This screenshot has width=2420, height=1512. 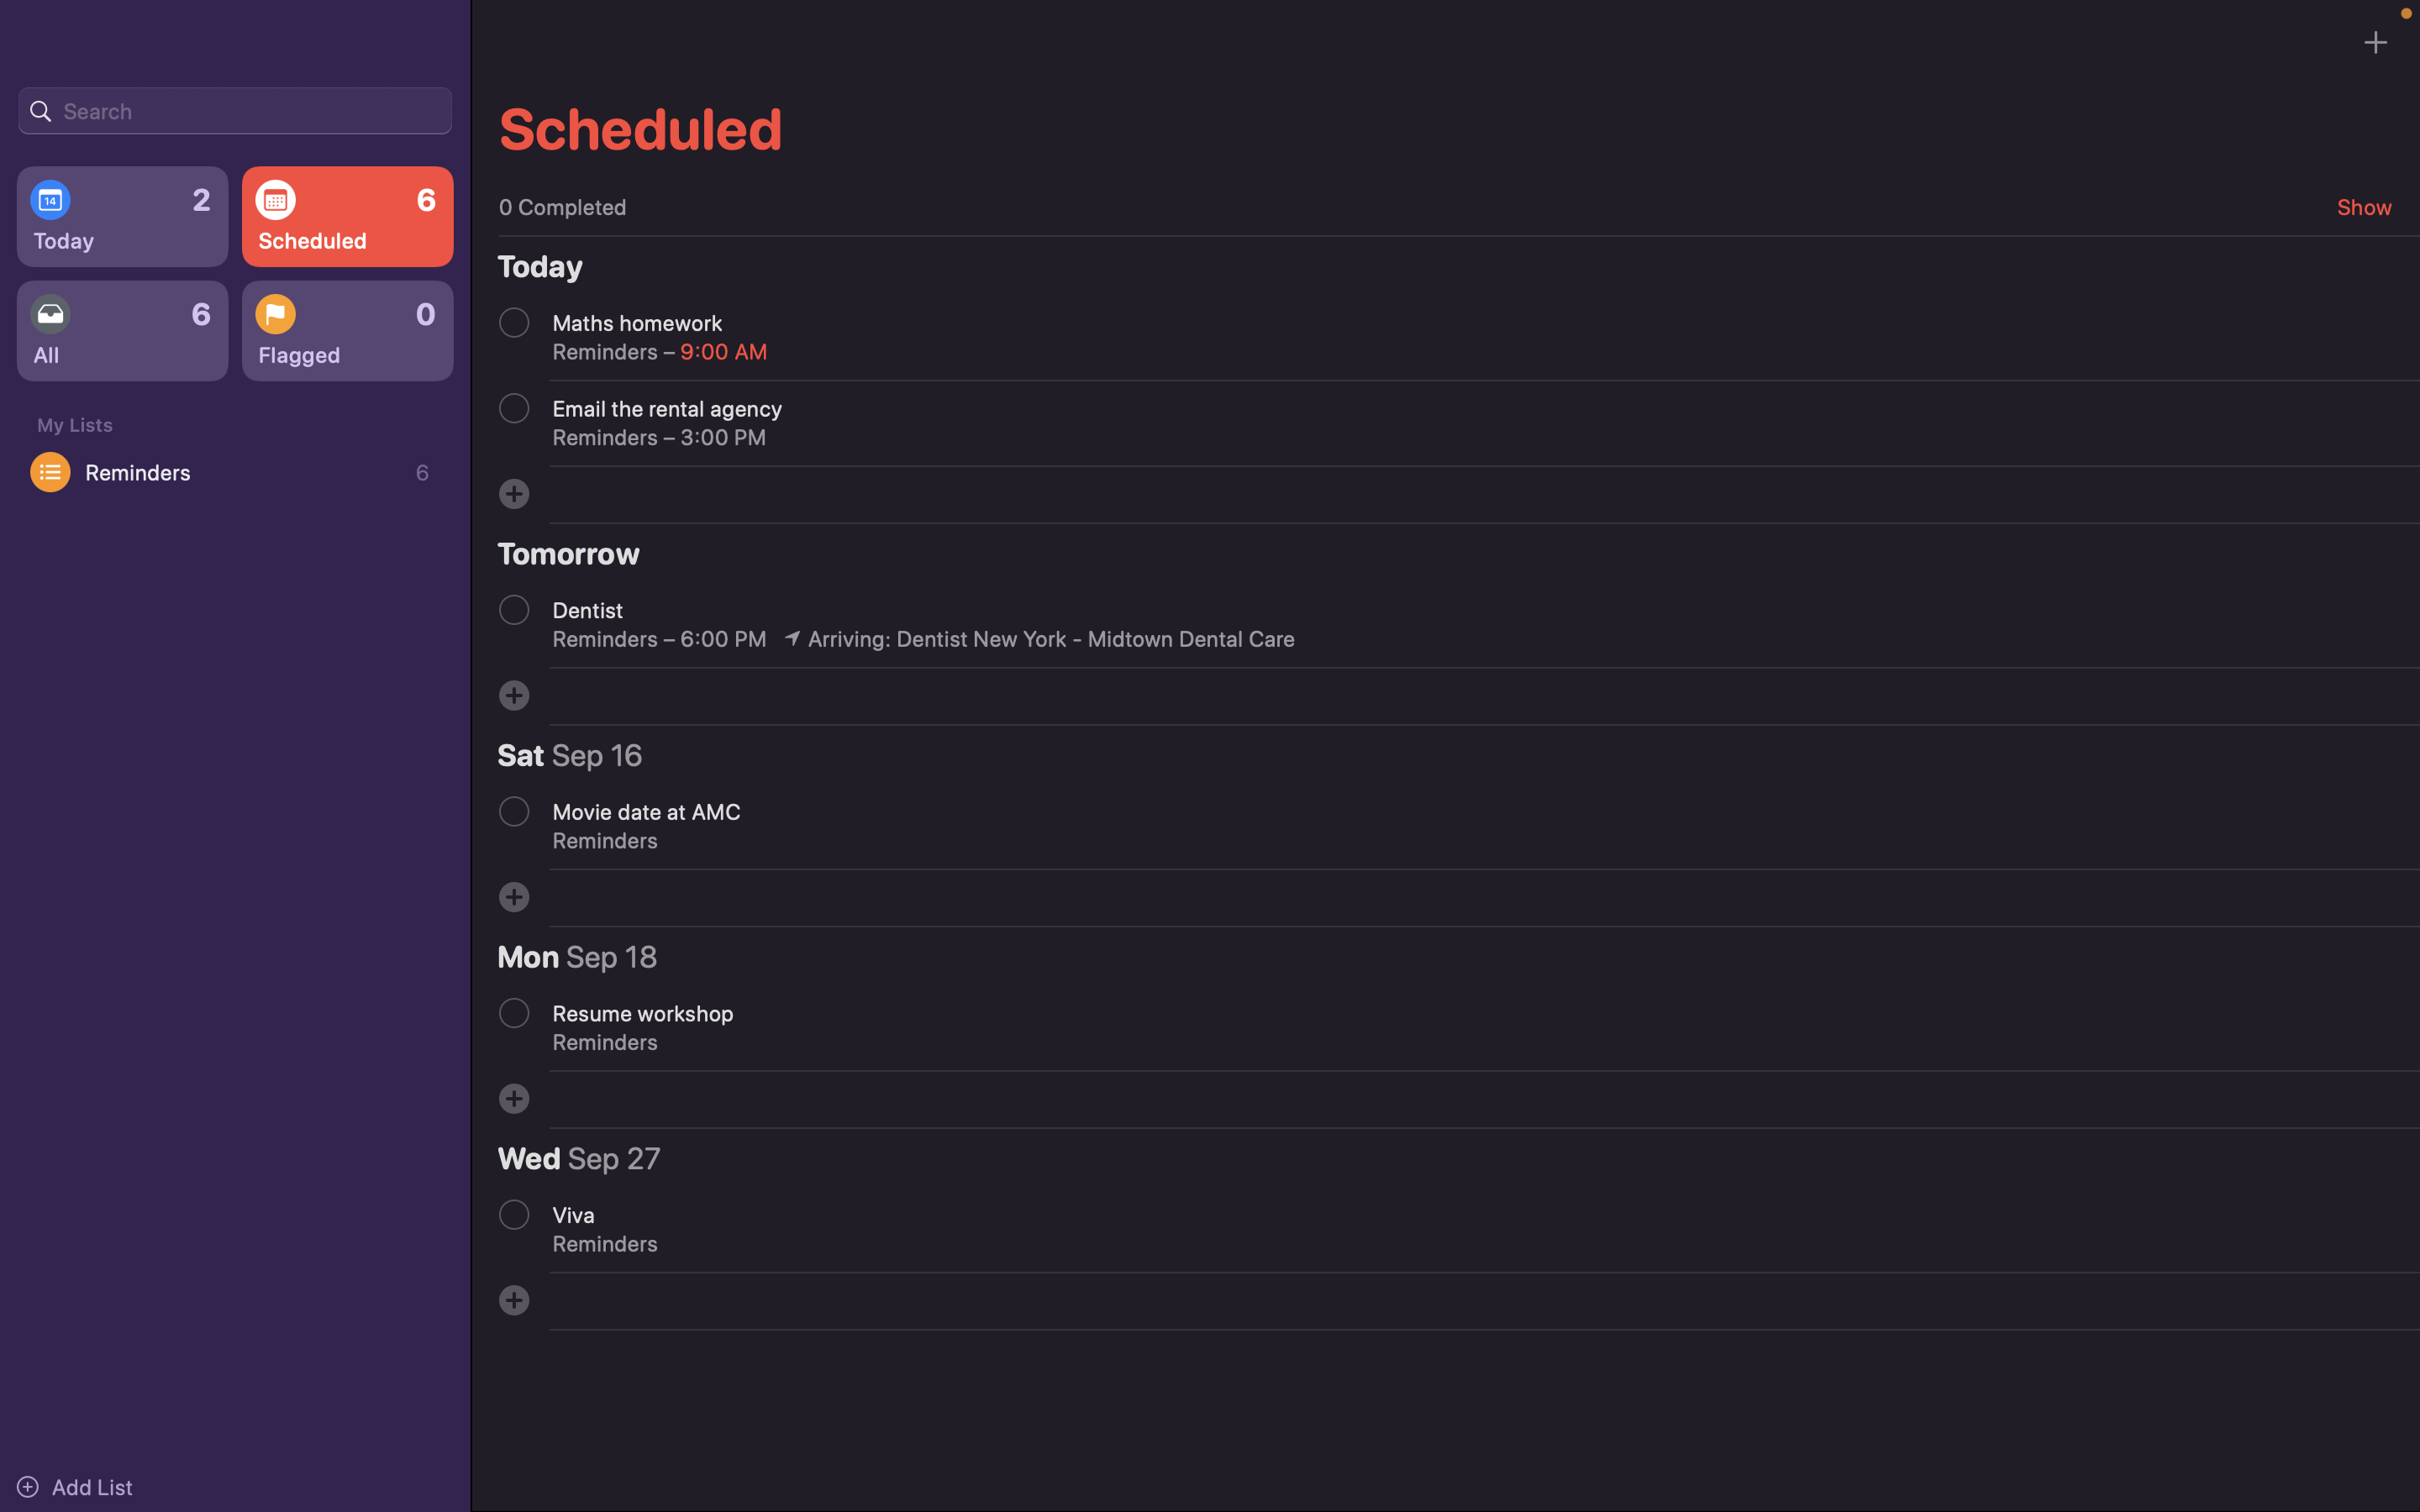 What do you see at coordinates (513, 407) in the screenshot?
I see `the second event for today` at bounding box center [513, 407].